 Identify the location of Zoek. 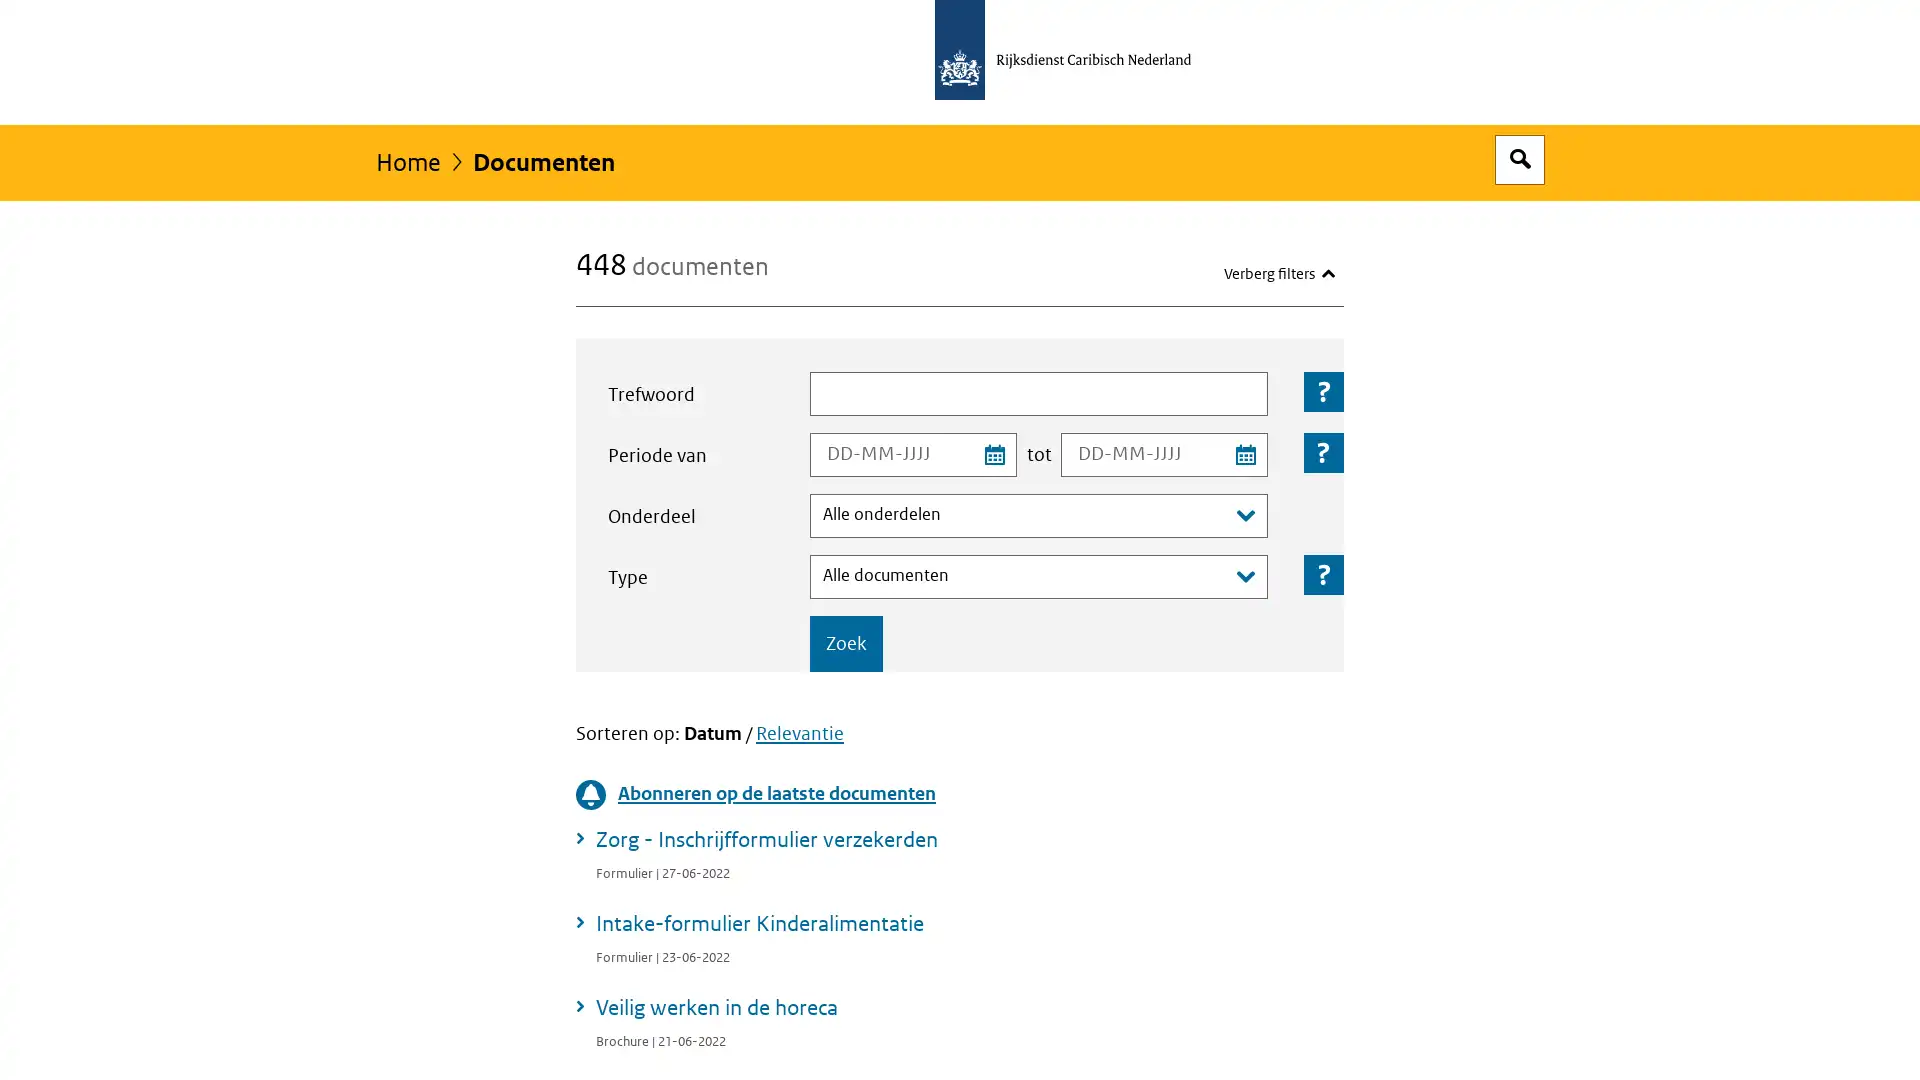
(846, 643).